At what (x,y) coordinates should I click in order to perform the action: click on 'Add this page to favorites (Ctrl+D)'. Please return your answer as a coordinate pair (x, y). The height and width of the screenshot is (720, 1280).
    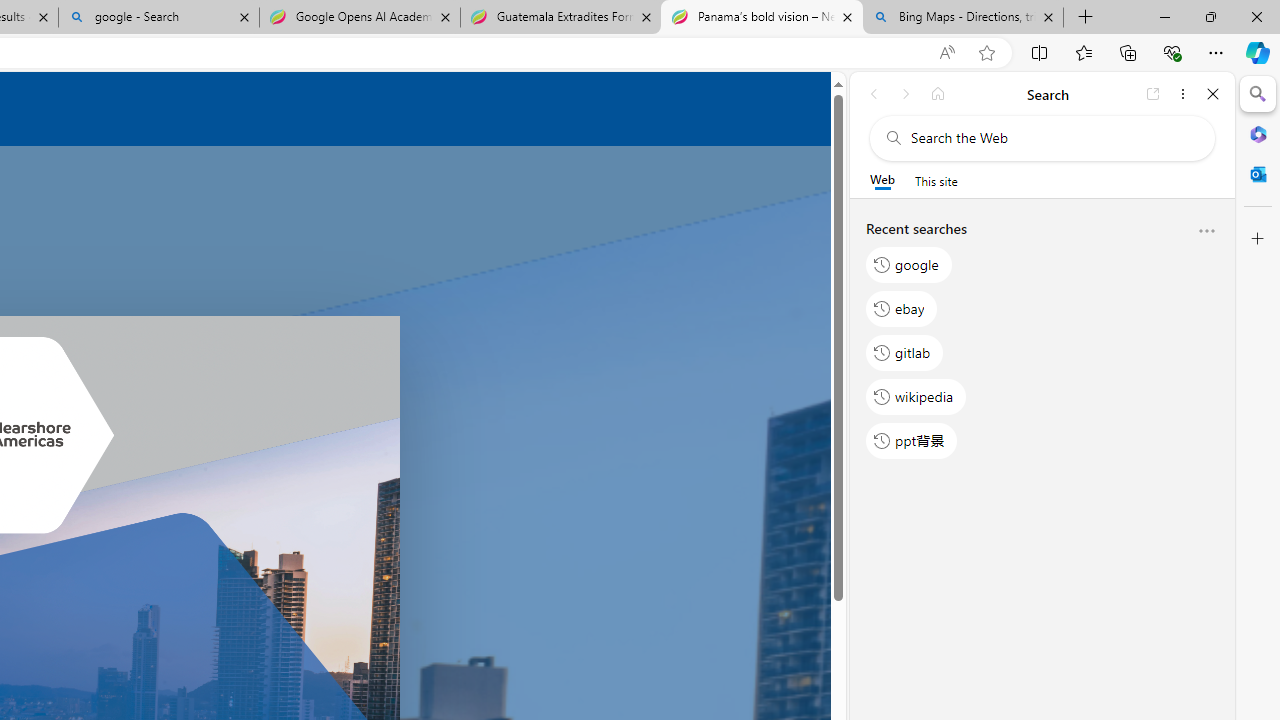
    Looking at the image, I should click on (986, 52).